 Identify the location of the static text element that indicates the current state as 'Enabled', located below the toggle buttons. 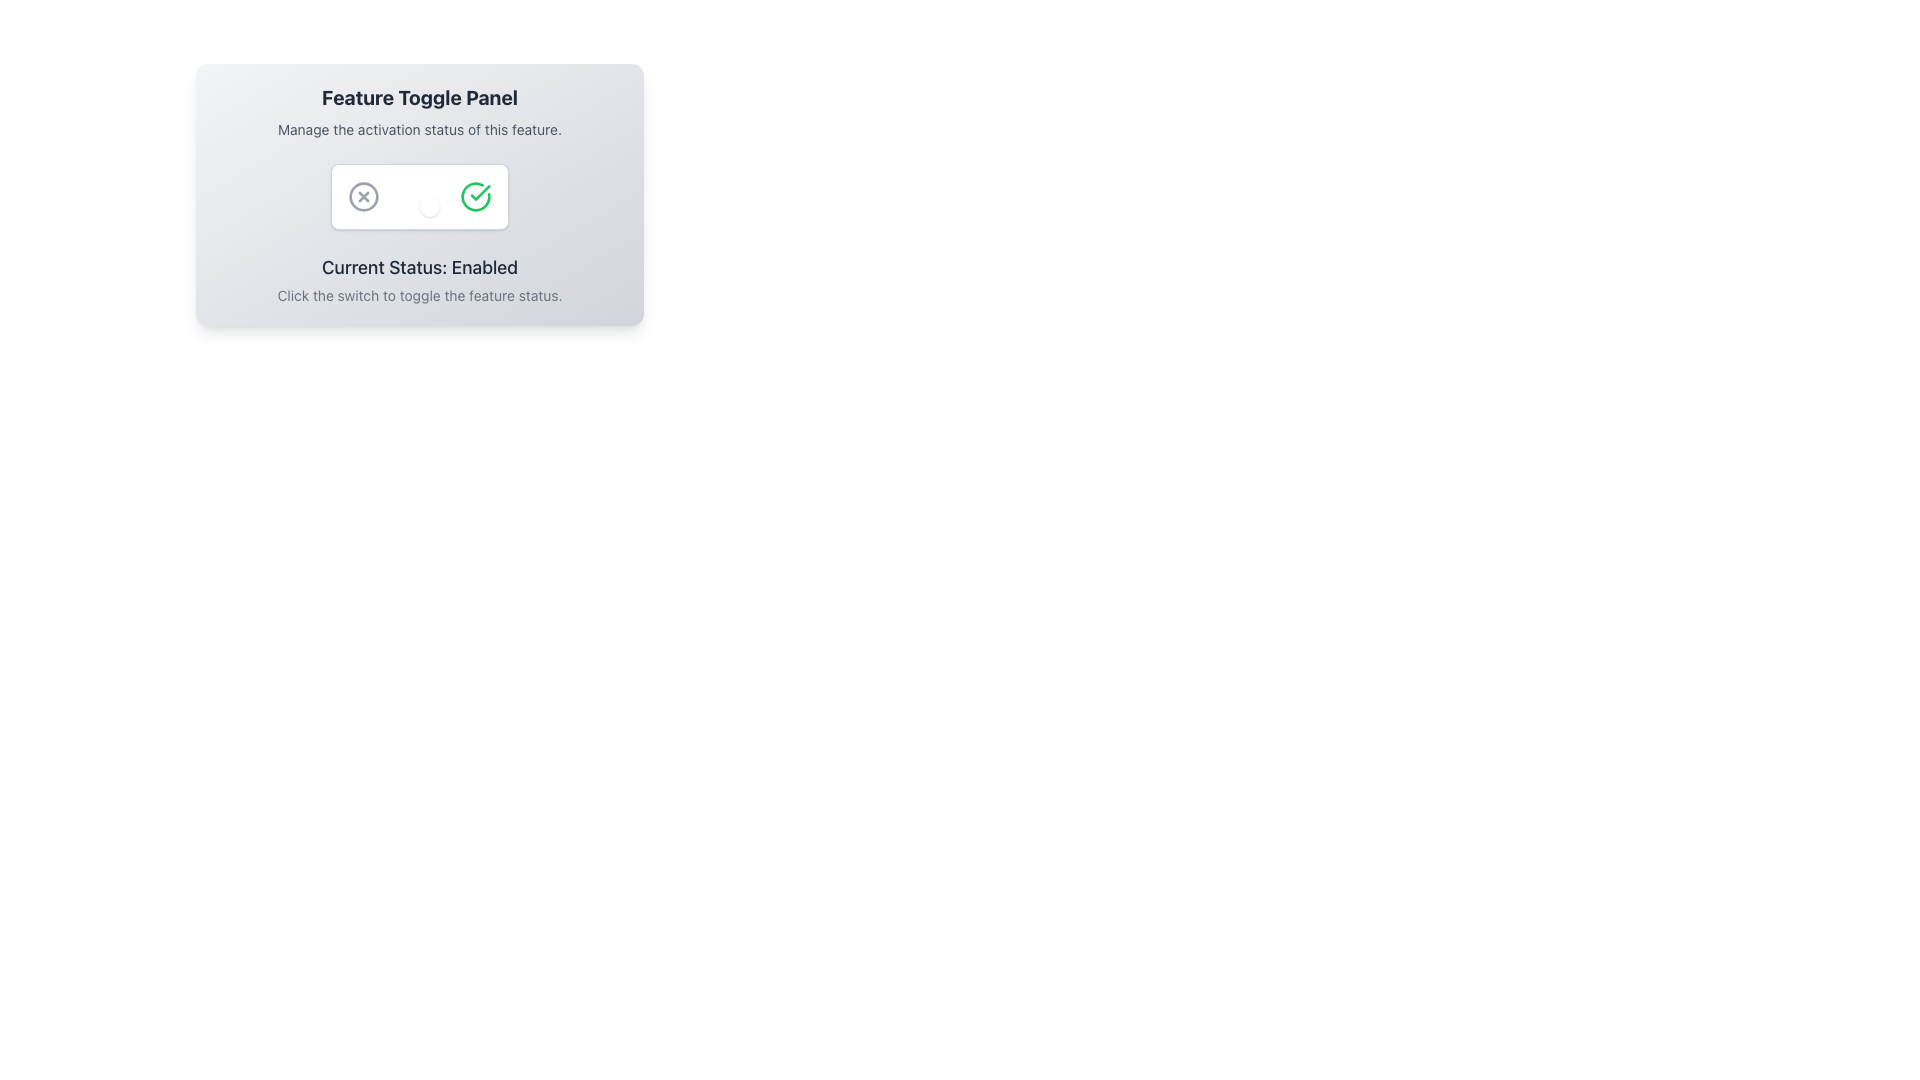
(484, 266).